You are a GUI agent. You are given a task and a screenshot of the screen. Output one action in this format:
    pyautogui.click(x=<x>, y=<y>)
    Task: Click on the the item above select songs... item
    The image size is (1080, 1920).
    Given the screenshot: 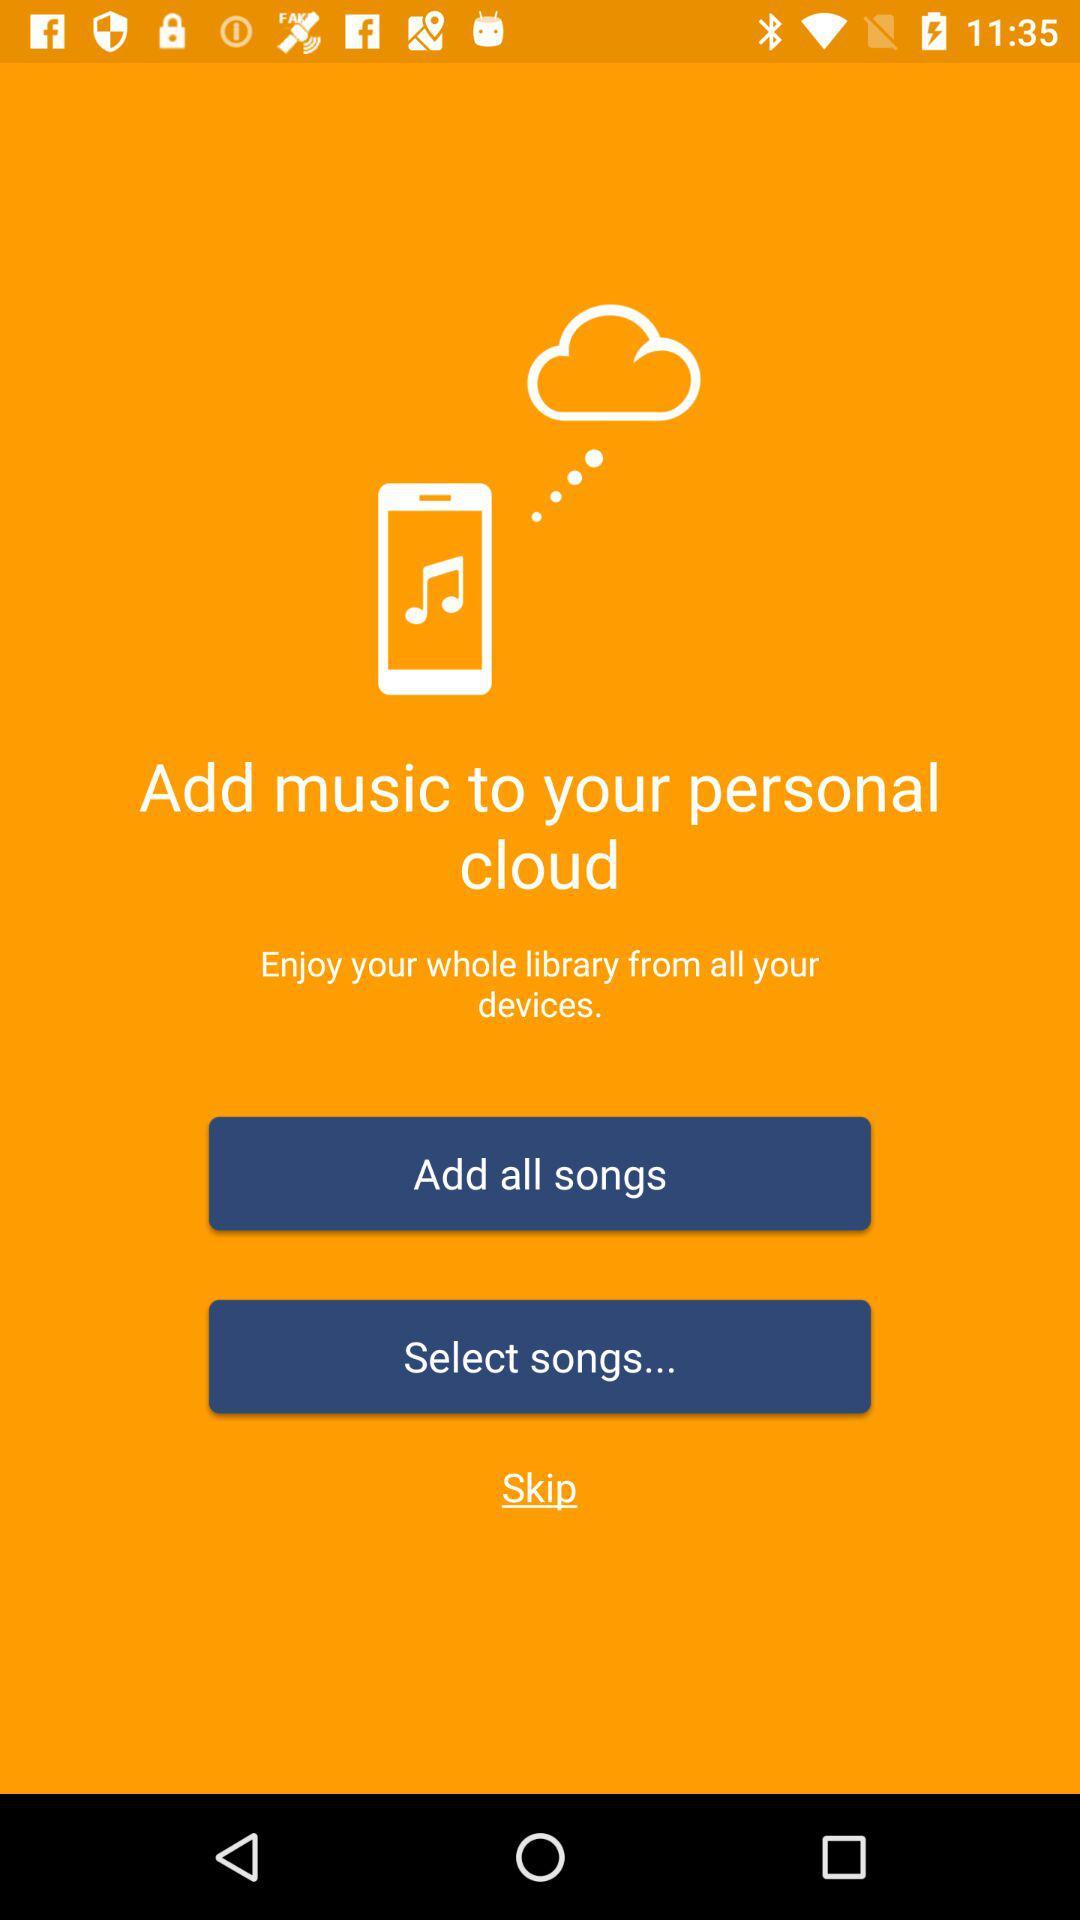 What is the action you would take?
    pyautogui.click(x=540, y=1177)
    